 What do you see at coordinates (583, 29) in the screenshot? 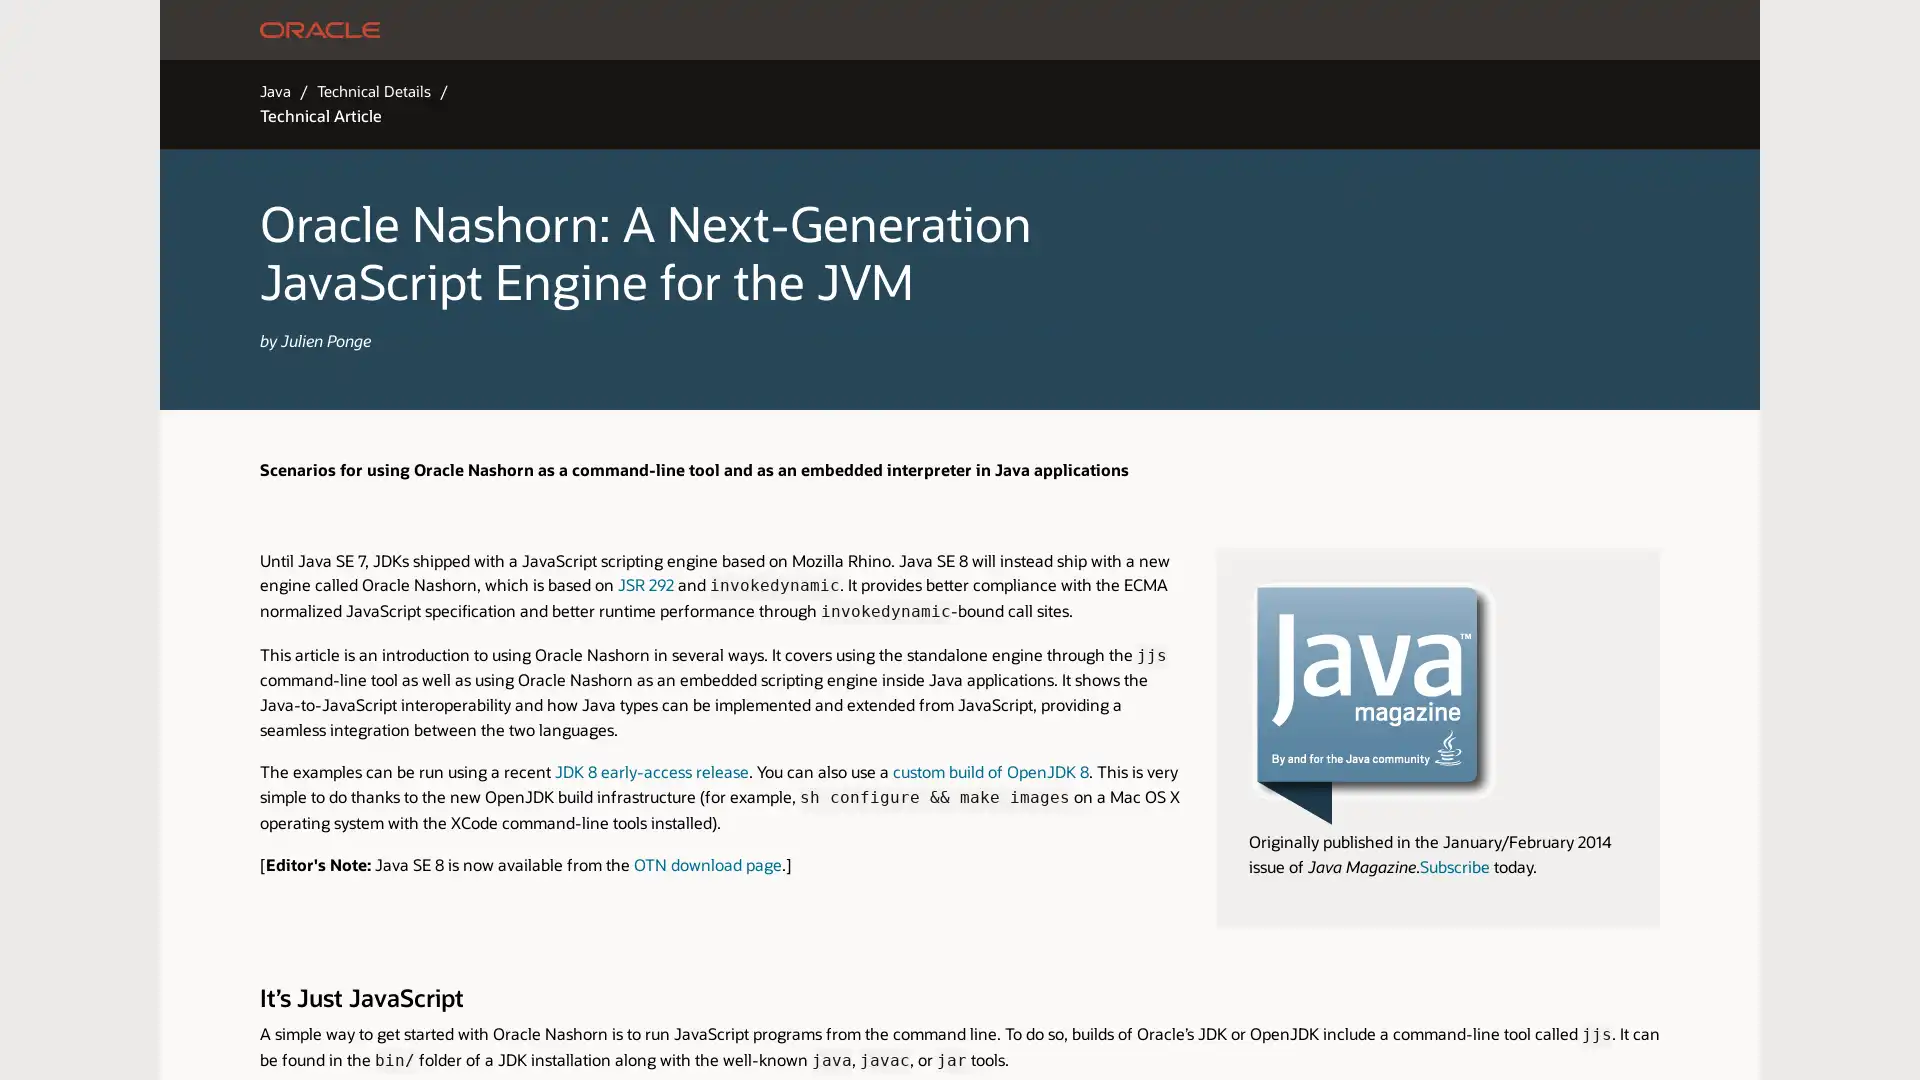
I see `Products` at bounding box center [583, 29].